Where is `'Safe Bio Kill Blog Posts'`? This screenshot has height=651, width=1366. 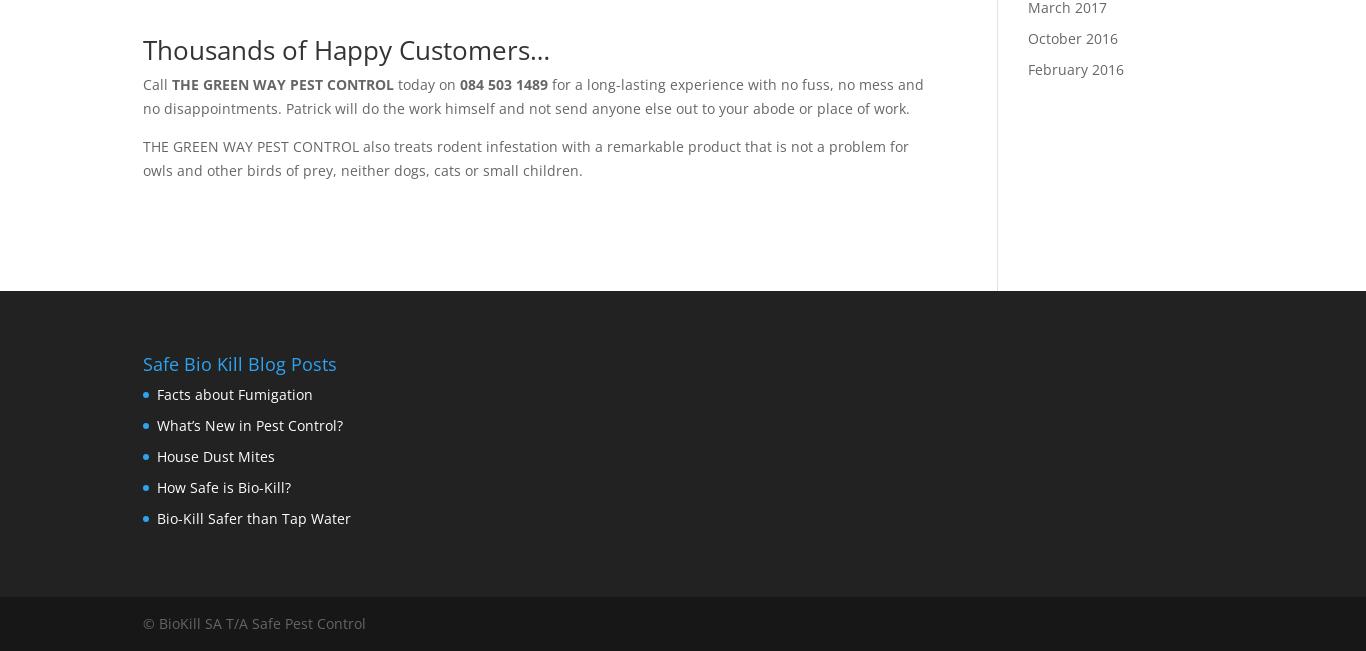
'Safe Bio Kill Blog Posts' is located at coordinates (240, 363).